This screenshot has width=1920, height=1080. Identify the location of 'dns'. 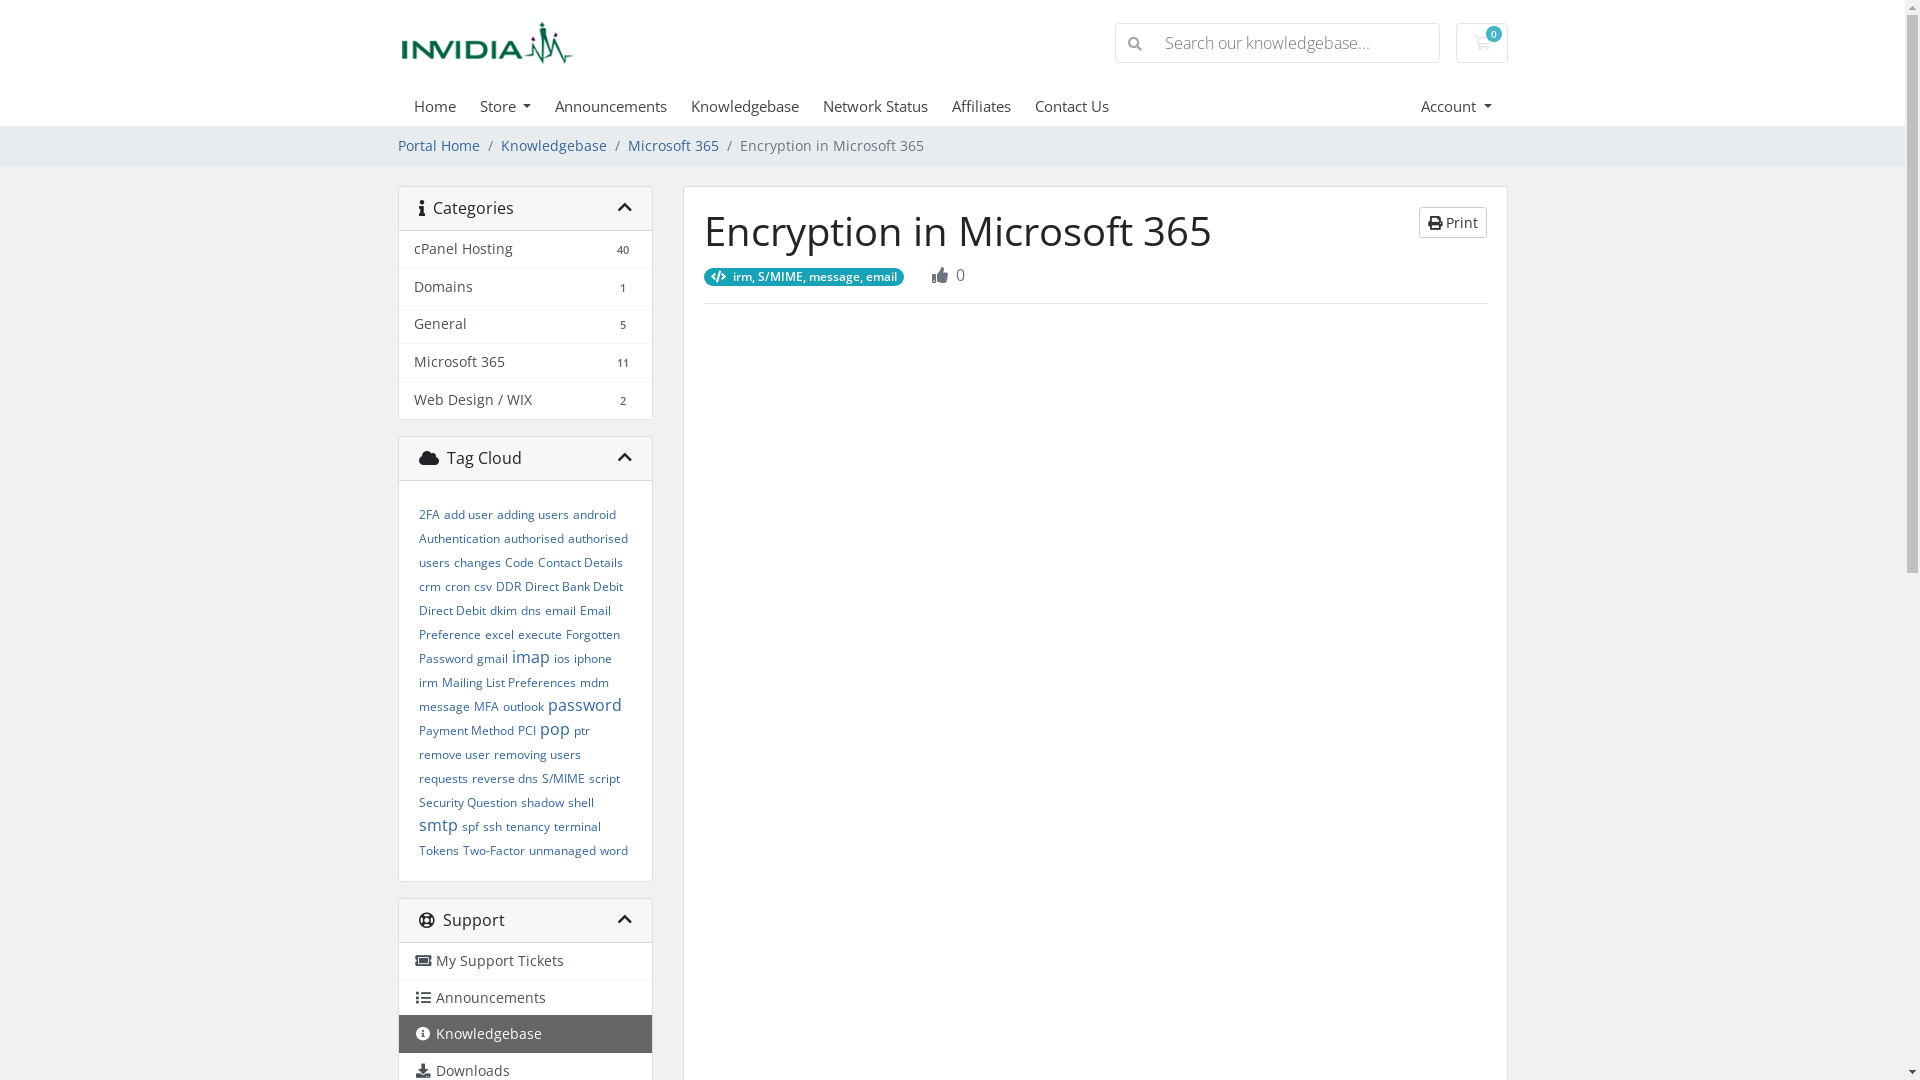
(529, 609).